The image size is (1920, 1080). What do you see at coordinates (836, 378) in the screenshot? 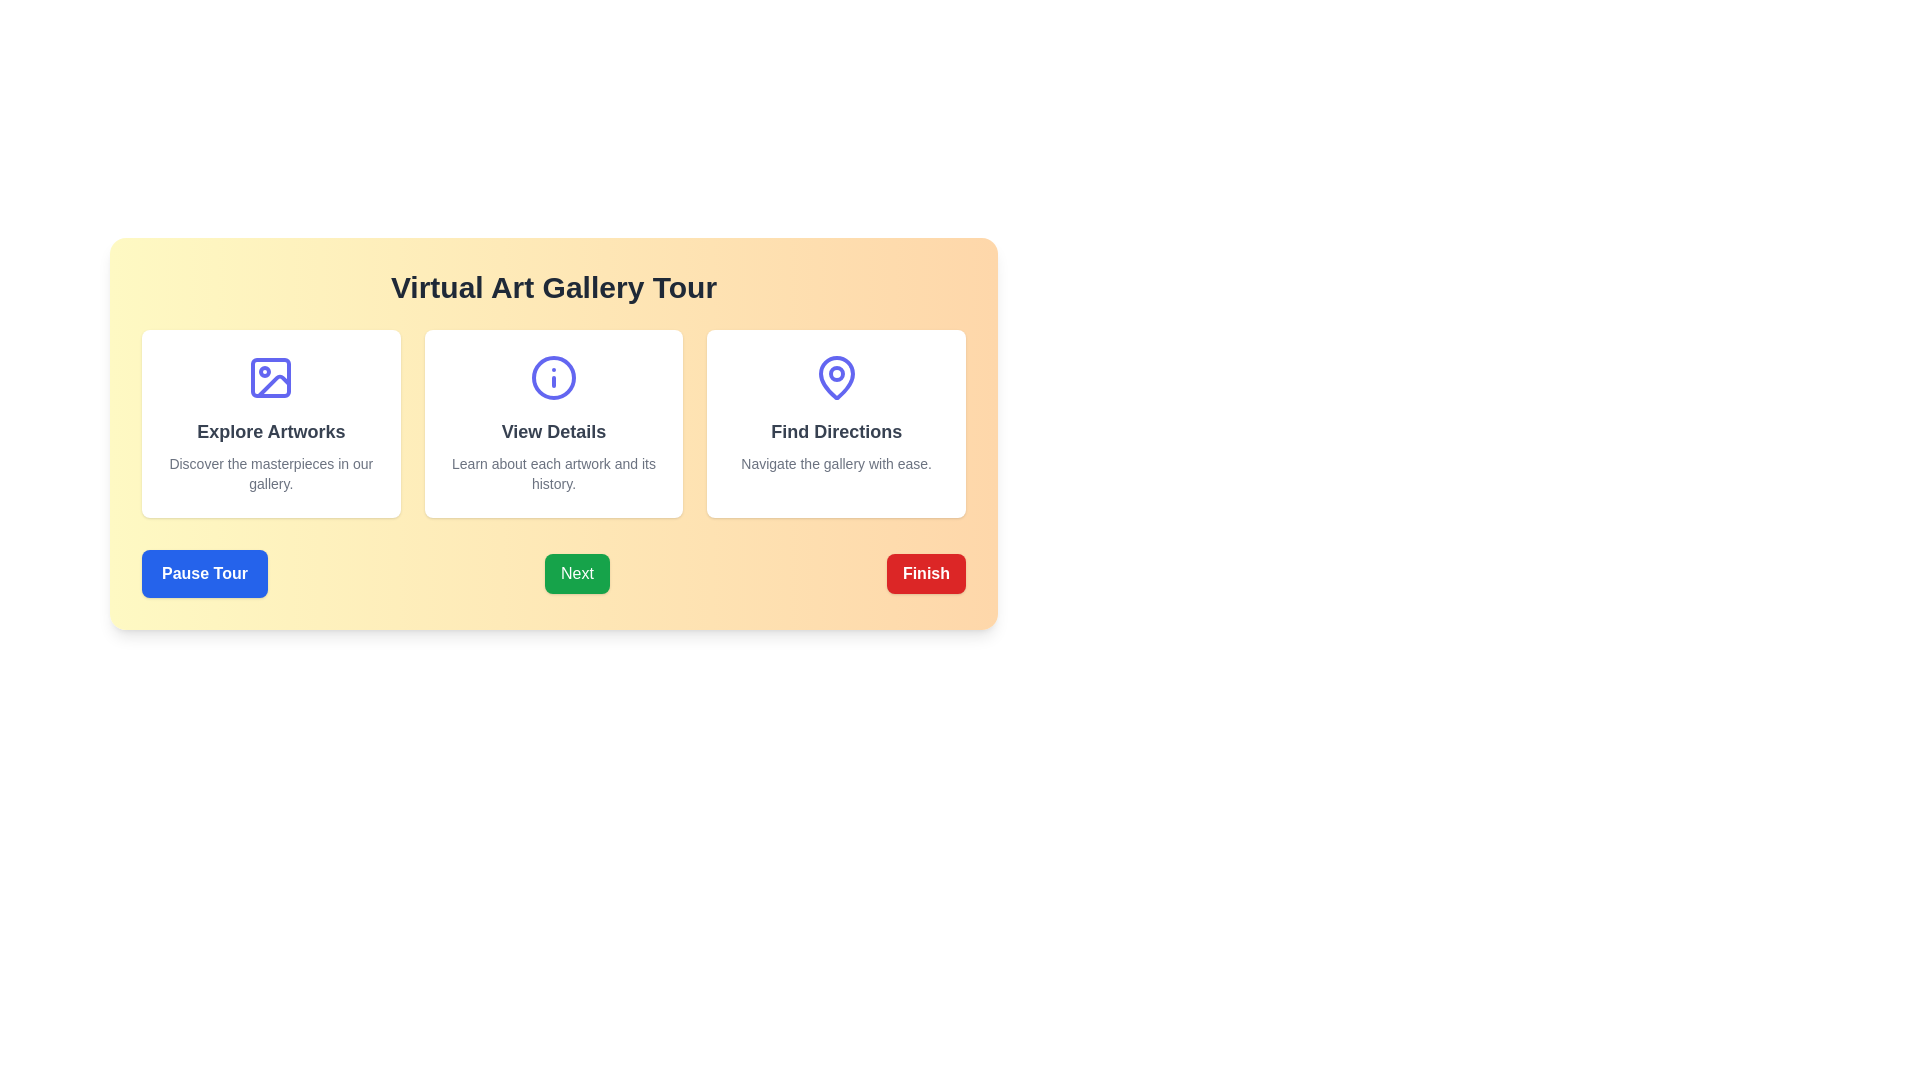
I see `the map pin SVG icon located at the center of the 'Find Directions' card, which is used for navigation features` at bounding box center [836, 378].